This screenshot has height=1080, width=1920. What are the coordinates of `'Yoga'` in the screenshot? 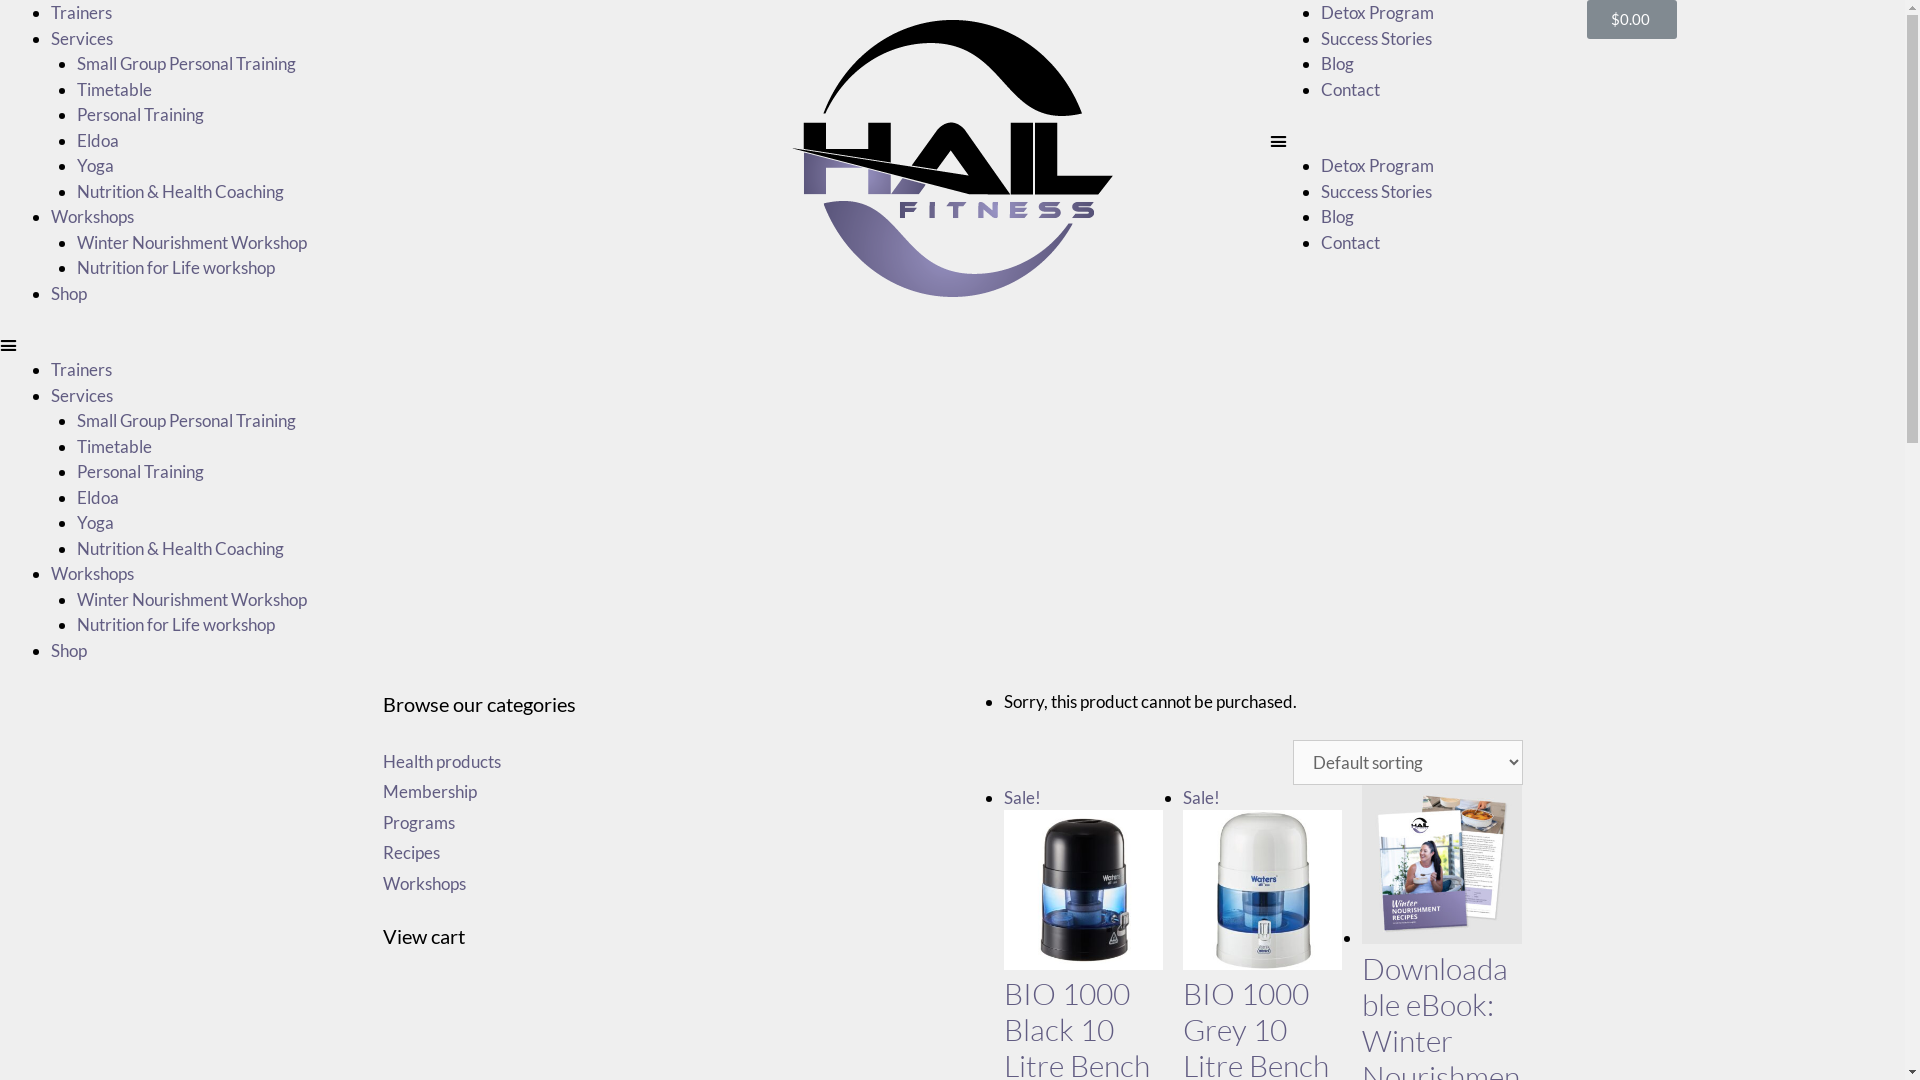 It's located at (76, 521).